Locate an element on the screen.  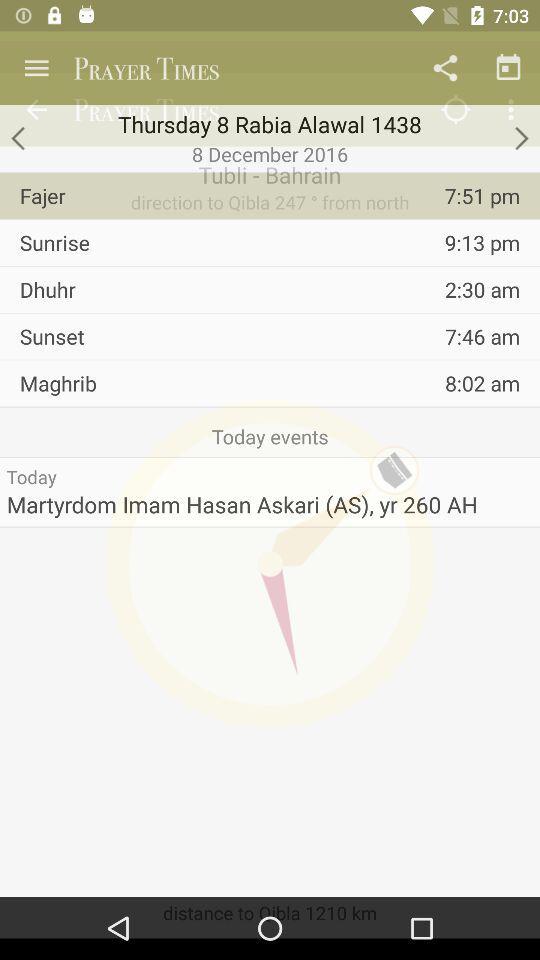
go forward to next date is located at coordinates (520, 137).